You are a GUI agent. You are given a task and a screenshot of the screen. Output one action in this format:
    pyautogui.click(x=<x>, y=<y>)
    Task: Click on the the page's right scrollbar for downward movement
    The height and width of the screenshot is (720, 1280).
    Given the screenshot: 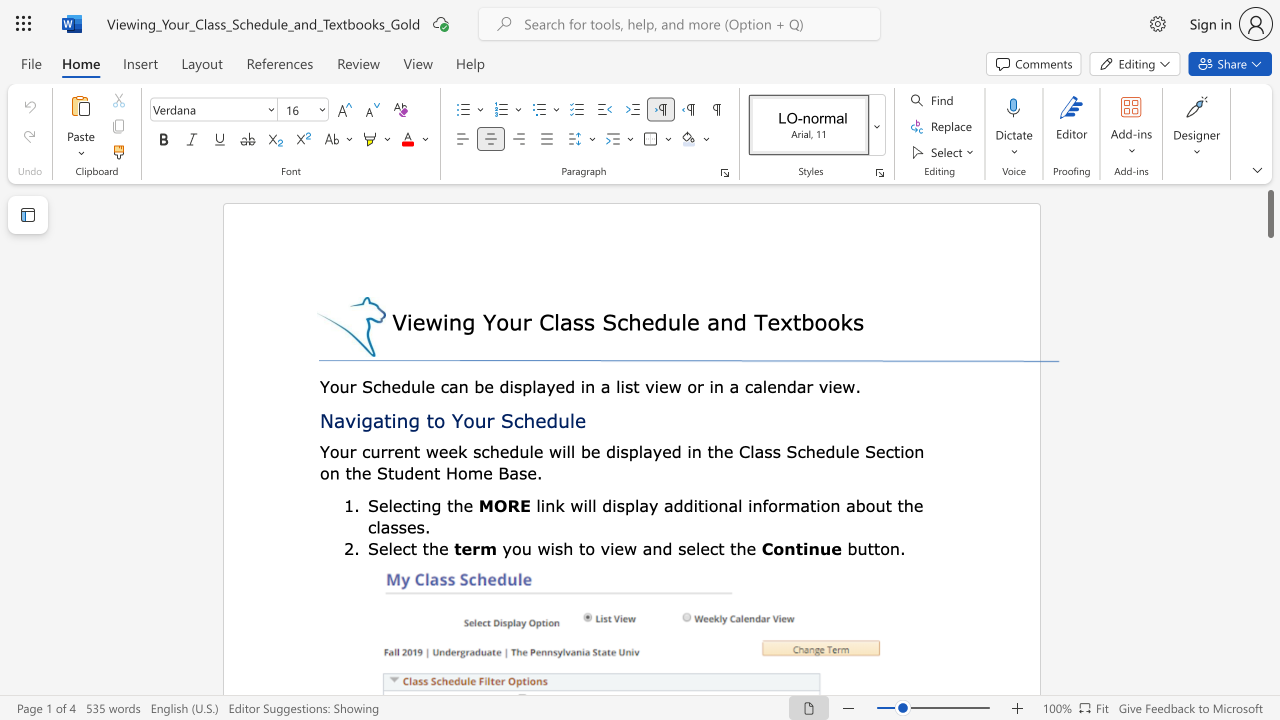 What is the action you would take?
    pyautogui.click(x=1269, y=258)
    